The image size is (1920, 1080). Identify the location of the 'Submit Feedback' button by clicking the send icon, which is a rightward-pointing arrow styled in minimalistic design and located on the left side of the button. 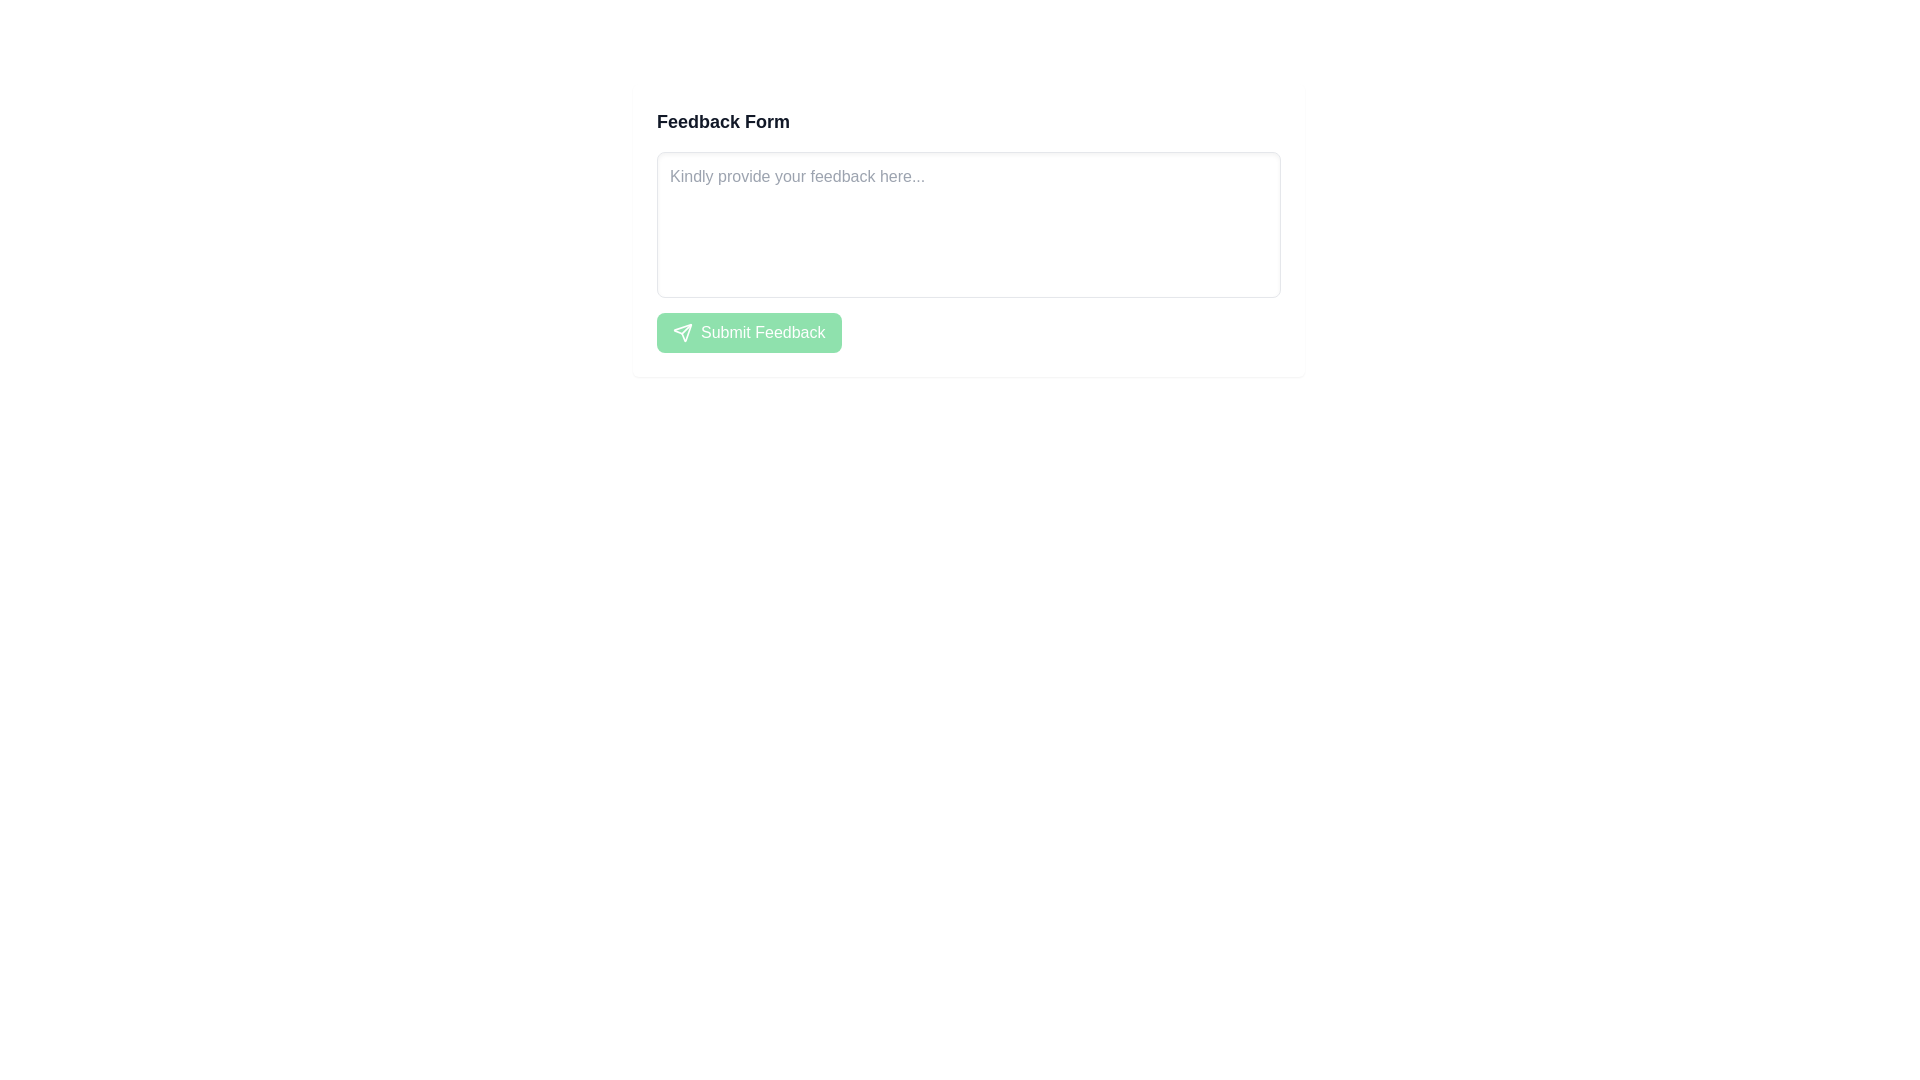
(682, 331).